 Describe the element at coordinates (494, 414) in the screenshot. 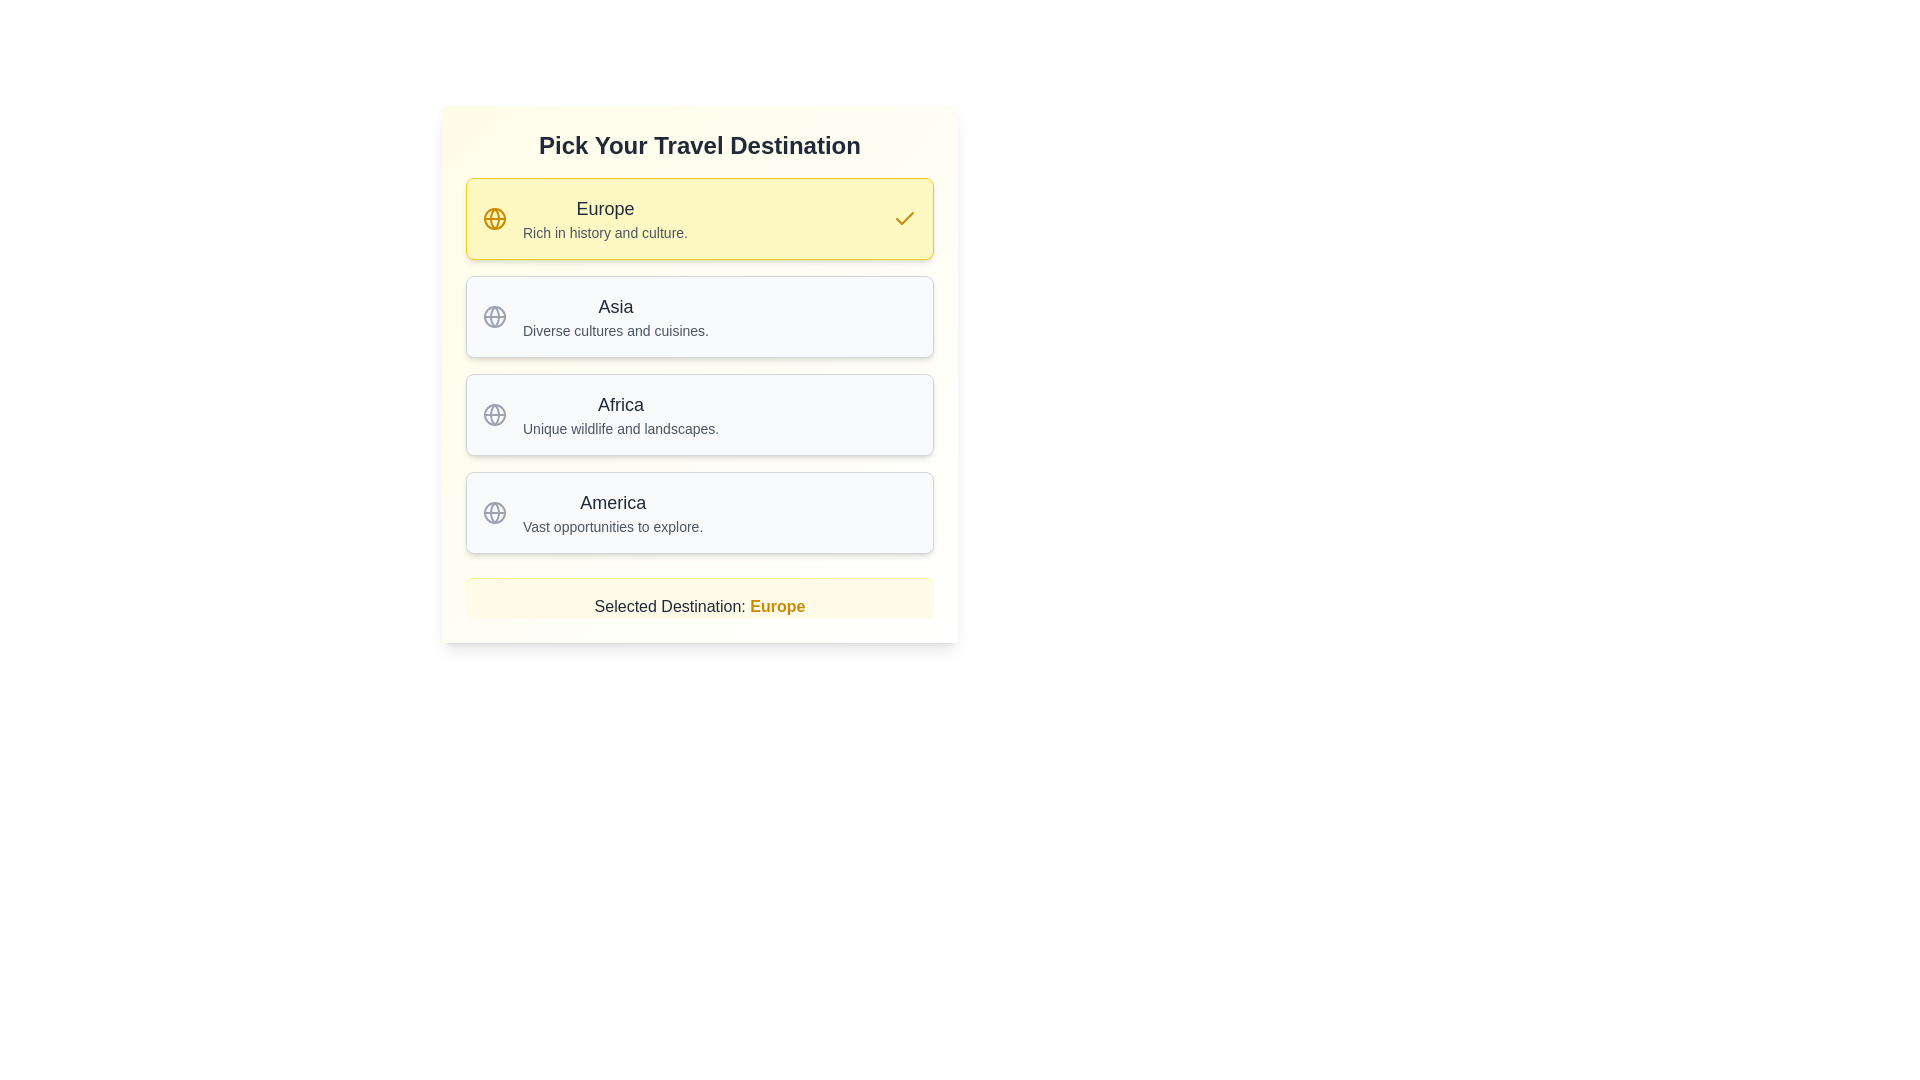

I see `the central circle within the globe icon that is part of the 'Africa' section in the third row of options, which has a dark gray outline and is filled with white` at that location.